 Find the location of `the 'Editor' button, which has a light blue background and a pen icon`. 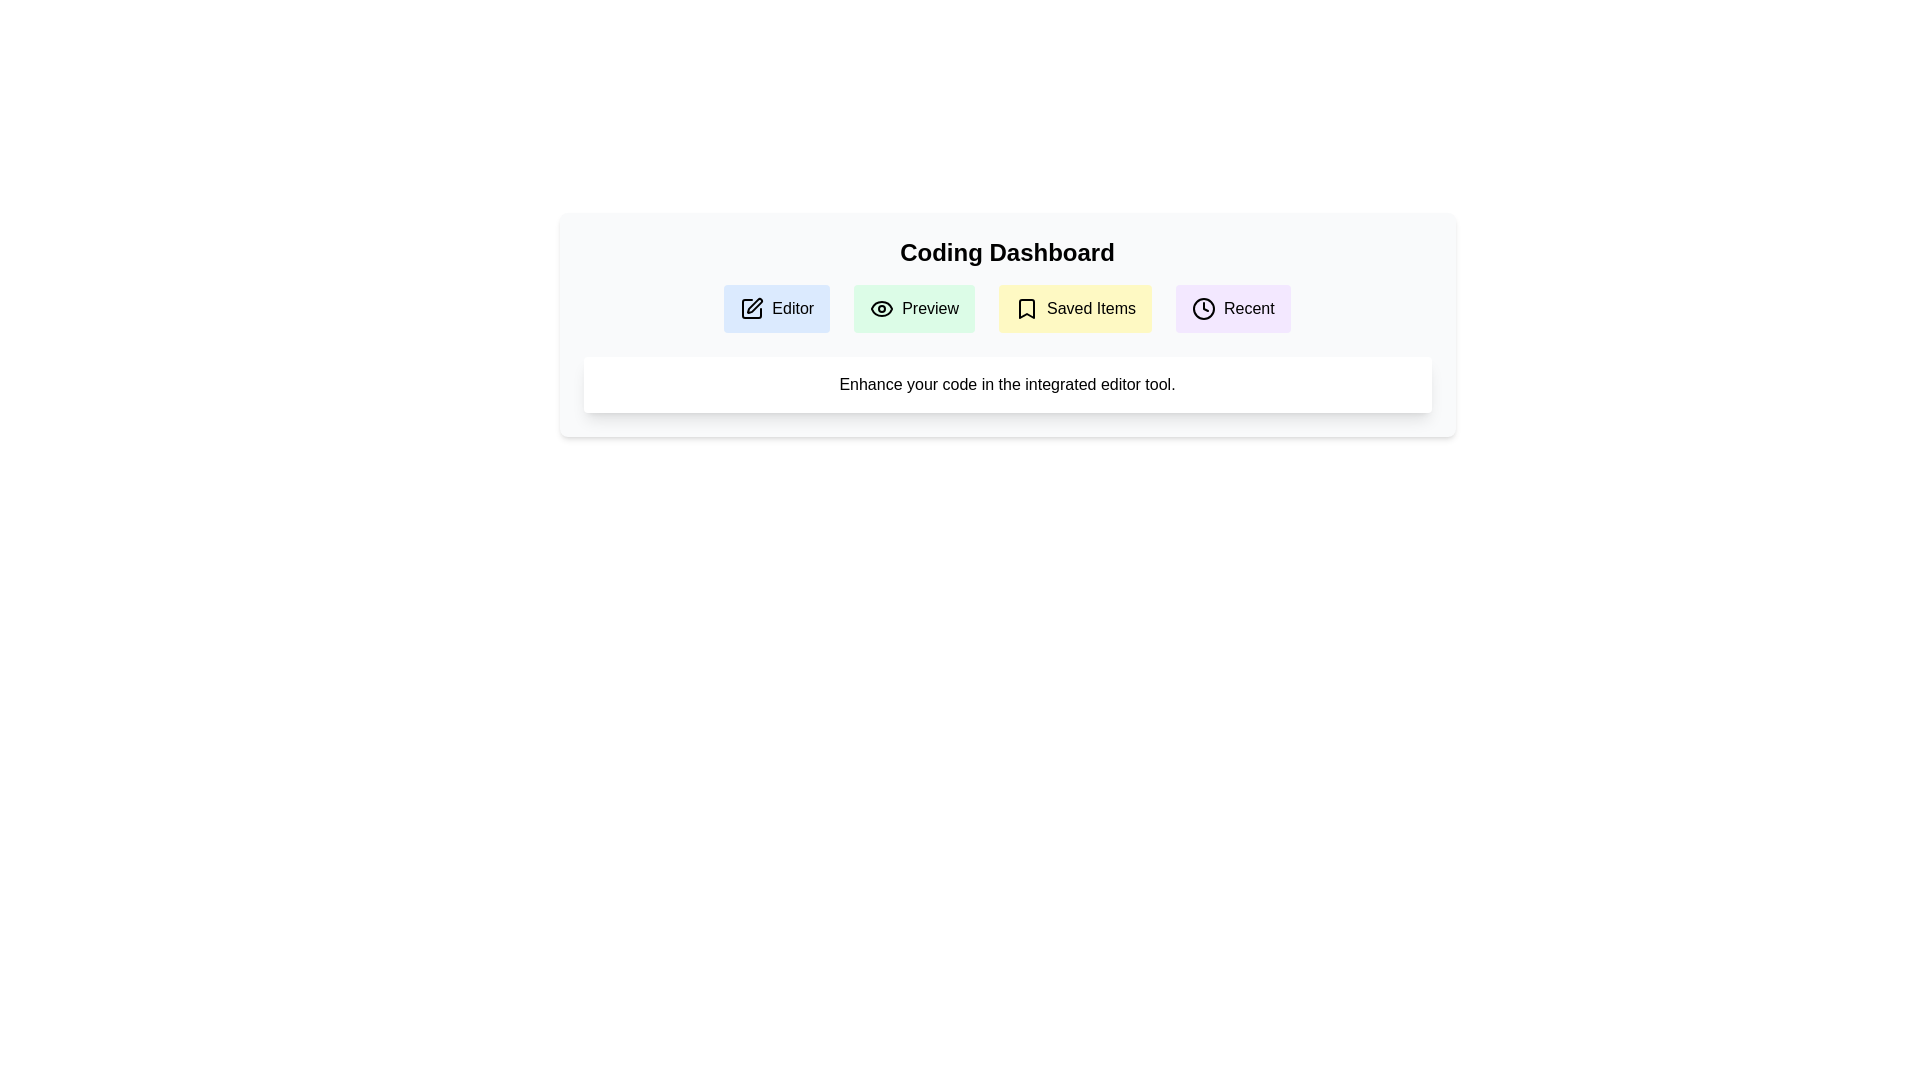

the 'Editor' button, which has a light blue background and a pen icon is located at coordinates (776, 308).